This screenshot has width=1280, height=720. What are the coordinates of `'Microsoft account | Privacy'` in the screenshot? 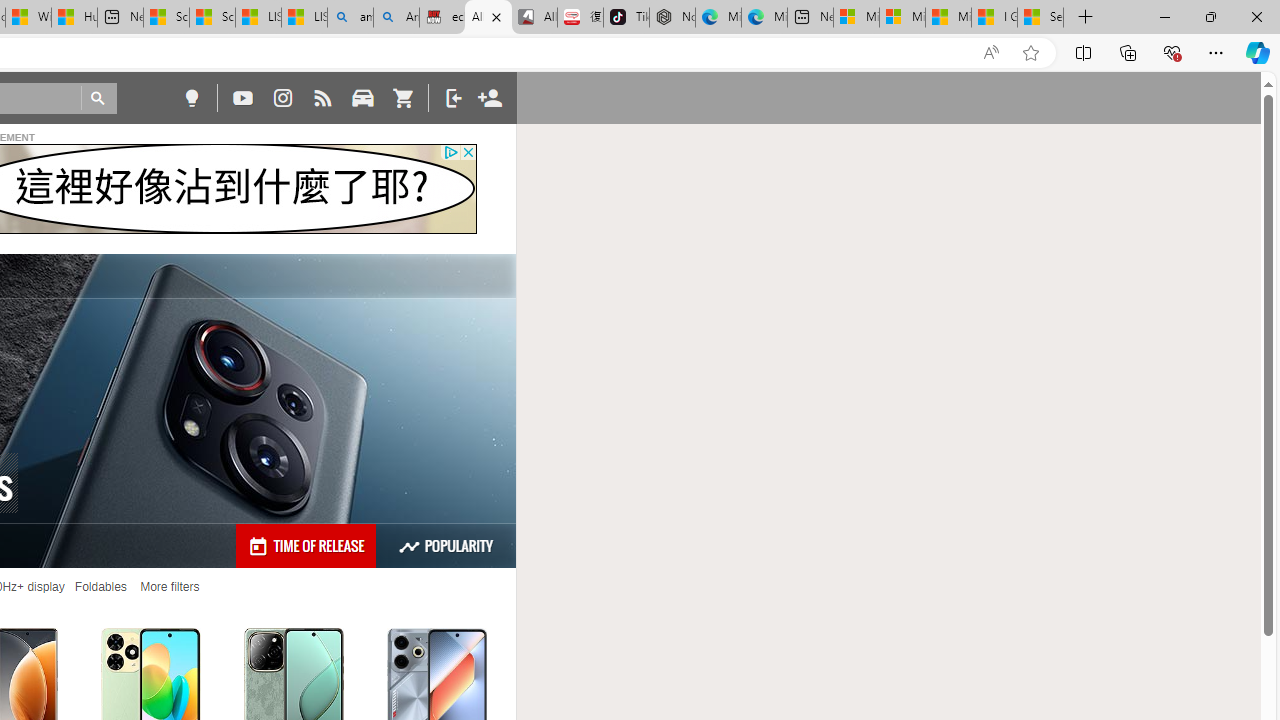 It's located at (901, 17).